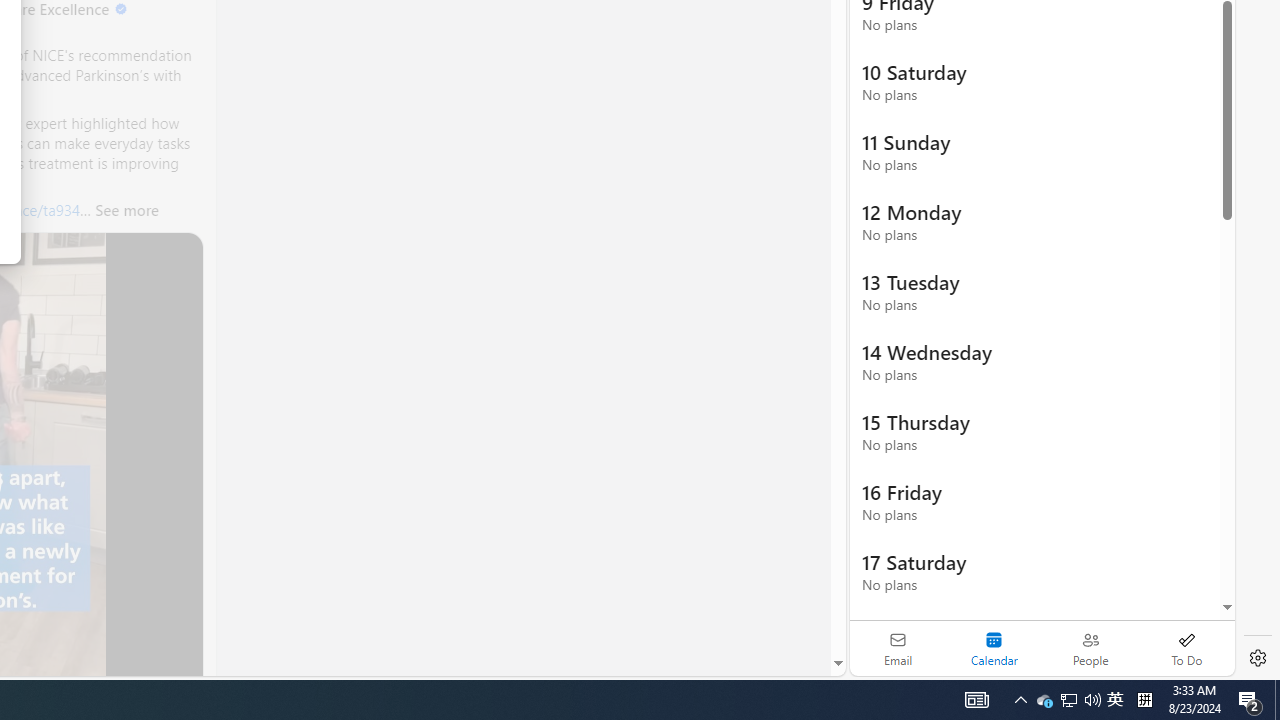  I want to click on 'Selected calendar module. Date today is 22', so click(994, 648).